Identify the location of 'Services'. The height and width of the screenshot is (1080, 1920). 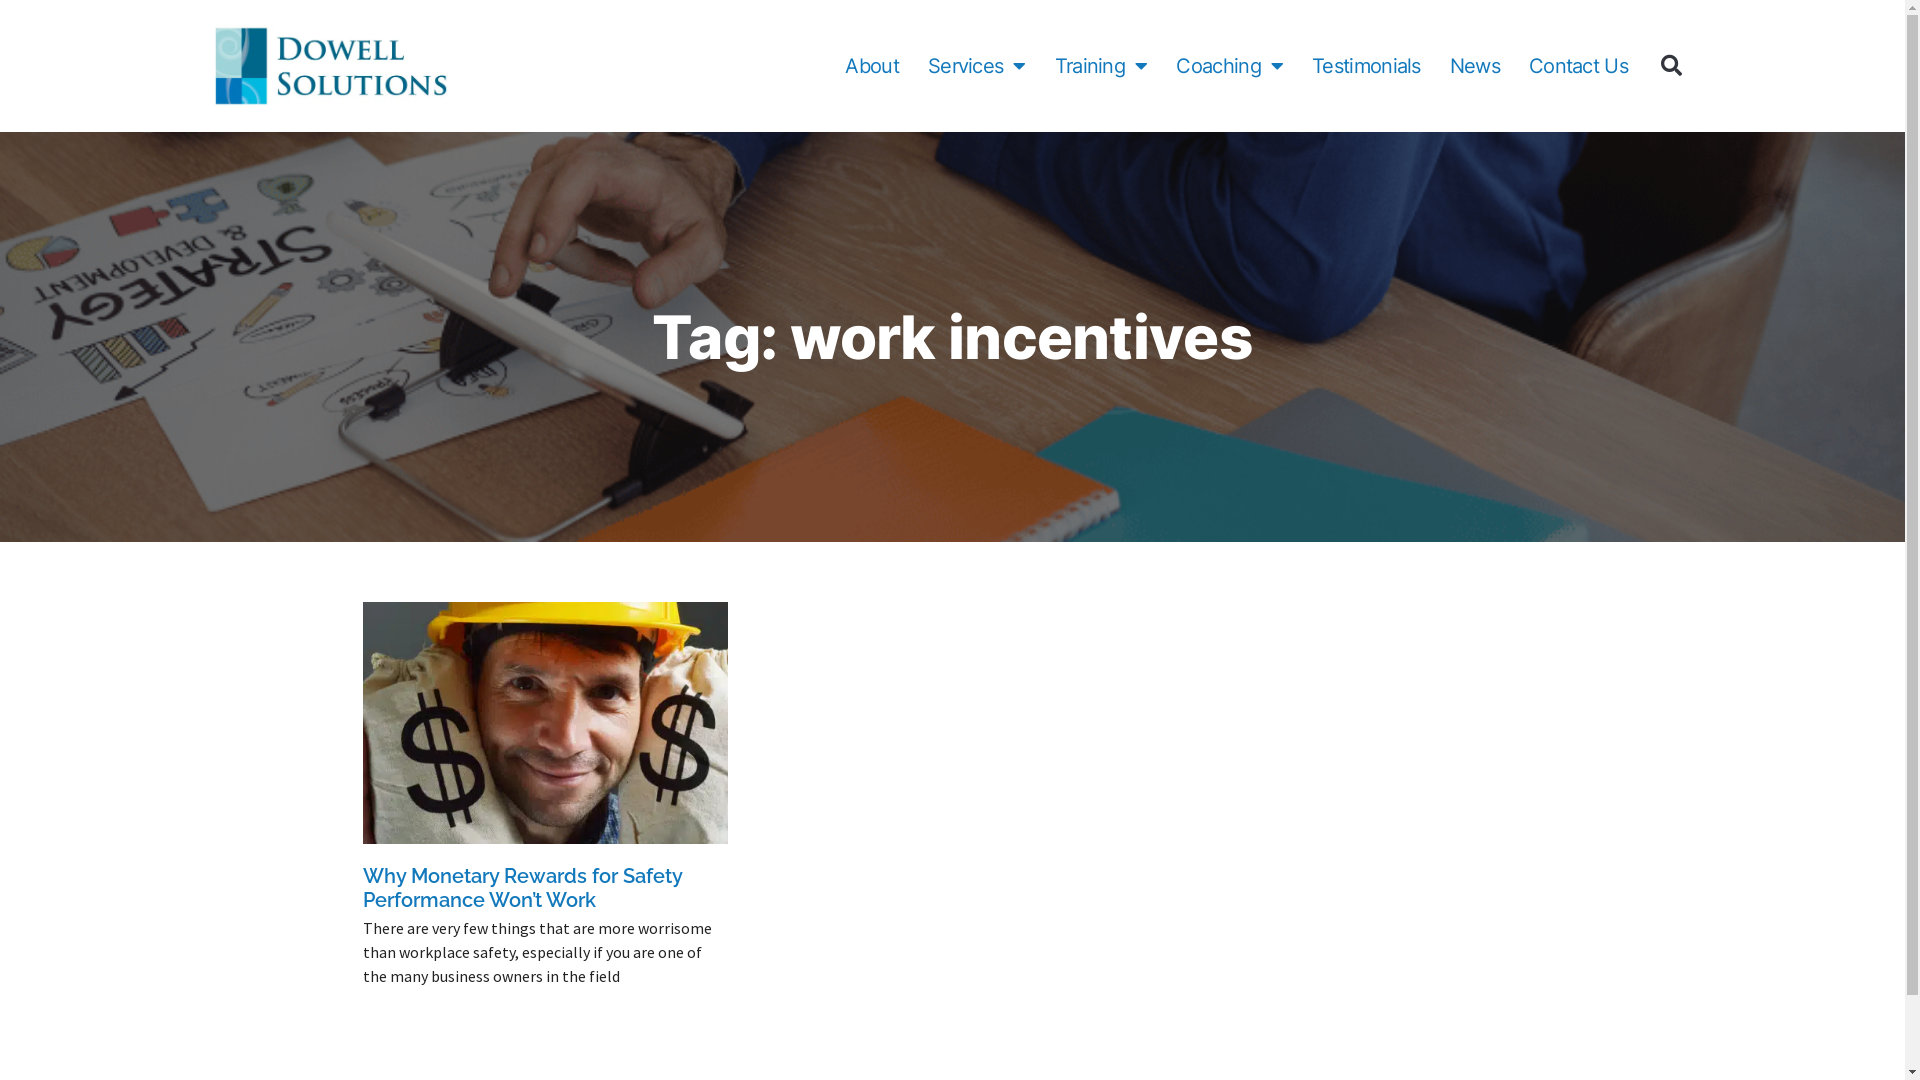
(977, 64).